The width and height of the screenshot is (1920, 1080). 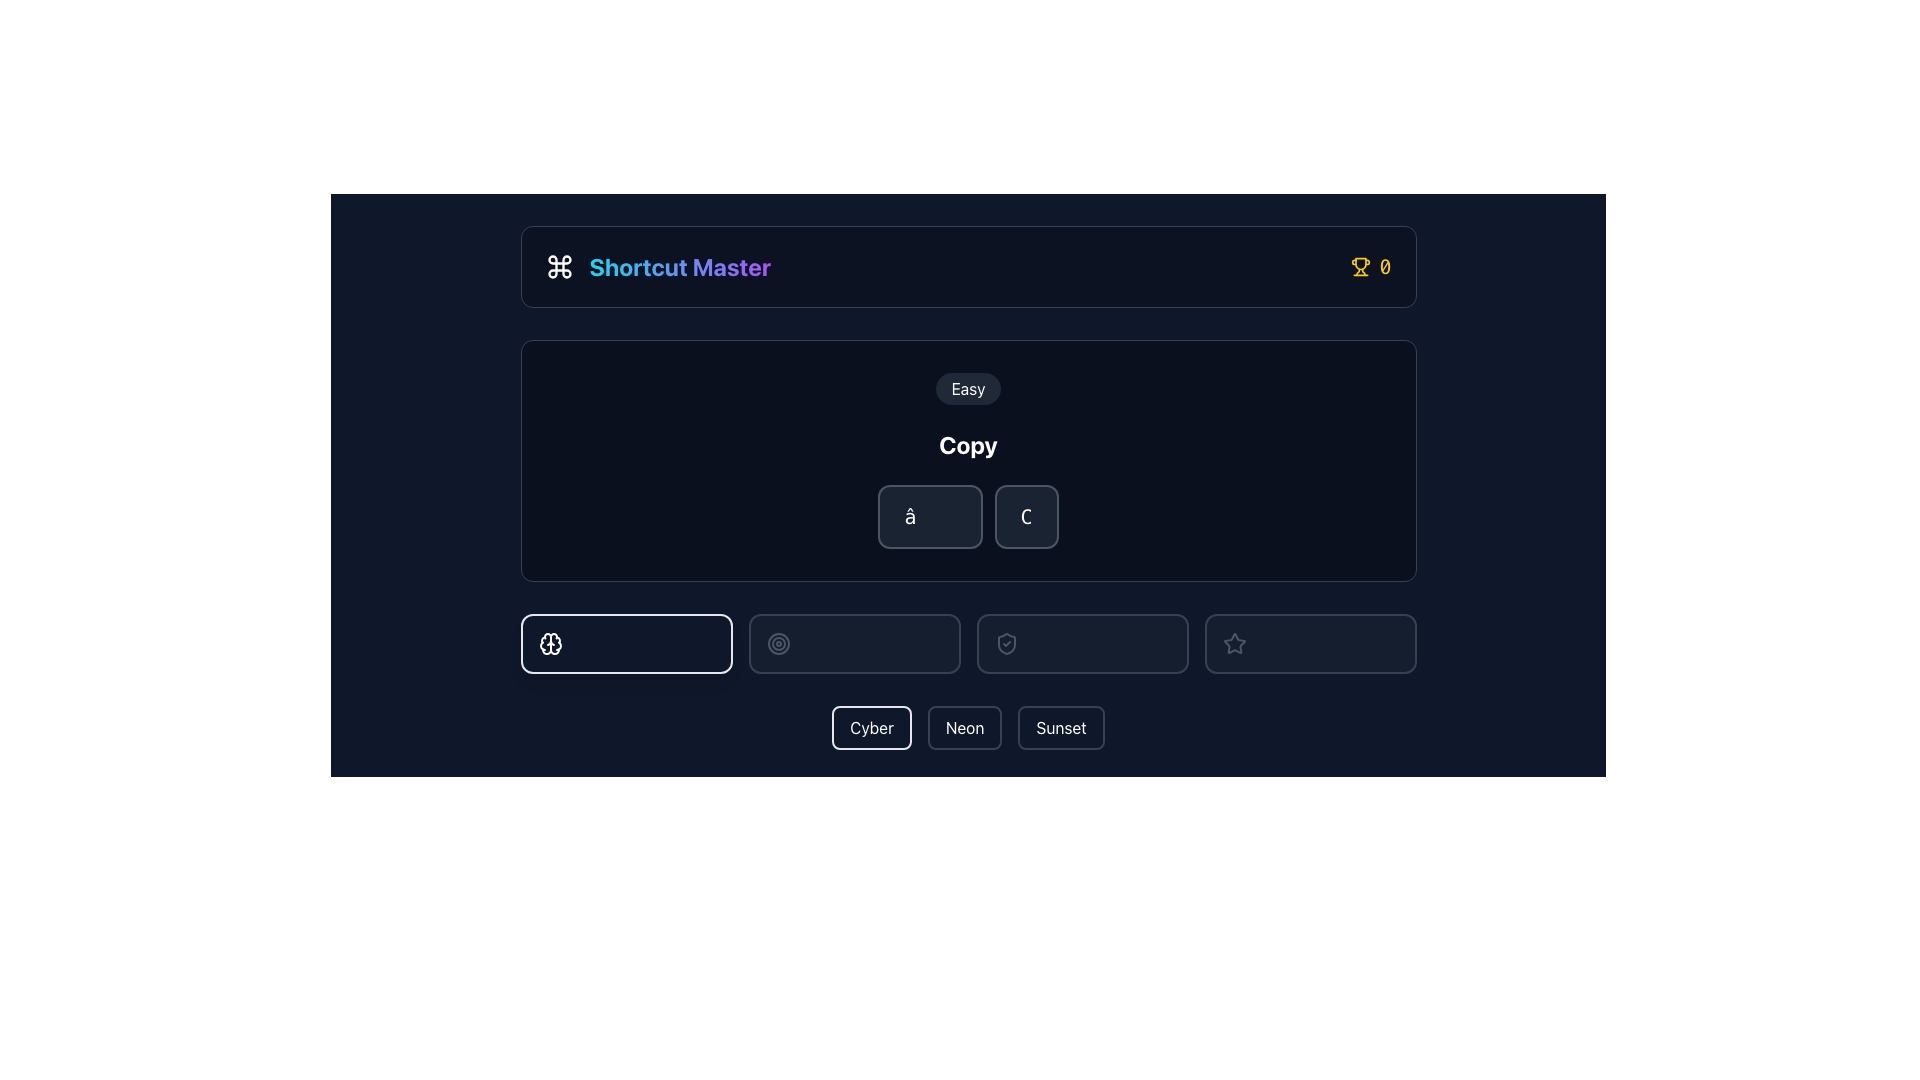 I want to click on the 'Neon' option selection button, which is centrally located at the bottom section of the interface, between the 'Cyber' and 'Sunset' buttons, so click(x=965, y=728).